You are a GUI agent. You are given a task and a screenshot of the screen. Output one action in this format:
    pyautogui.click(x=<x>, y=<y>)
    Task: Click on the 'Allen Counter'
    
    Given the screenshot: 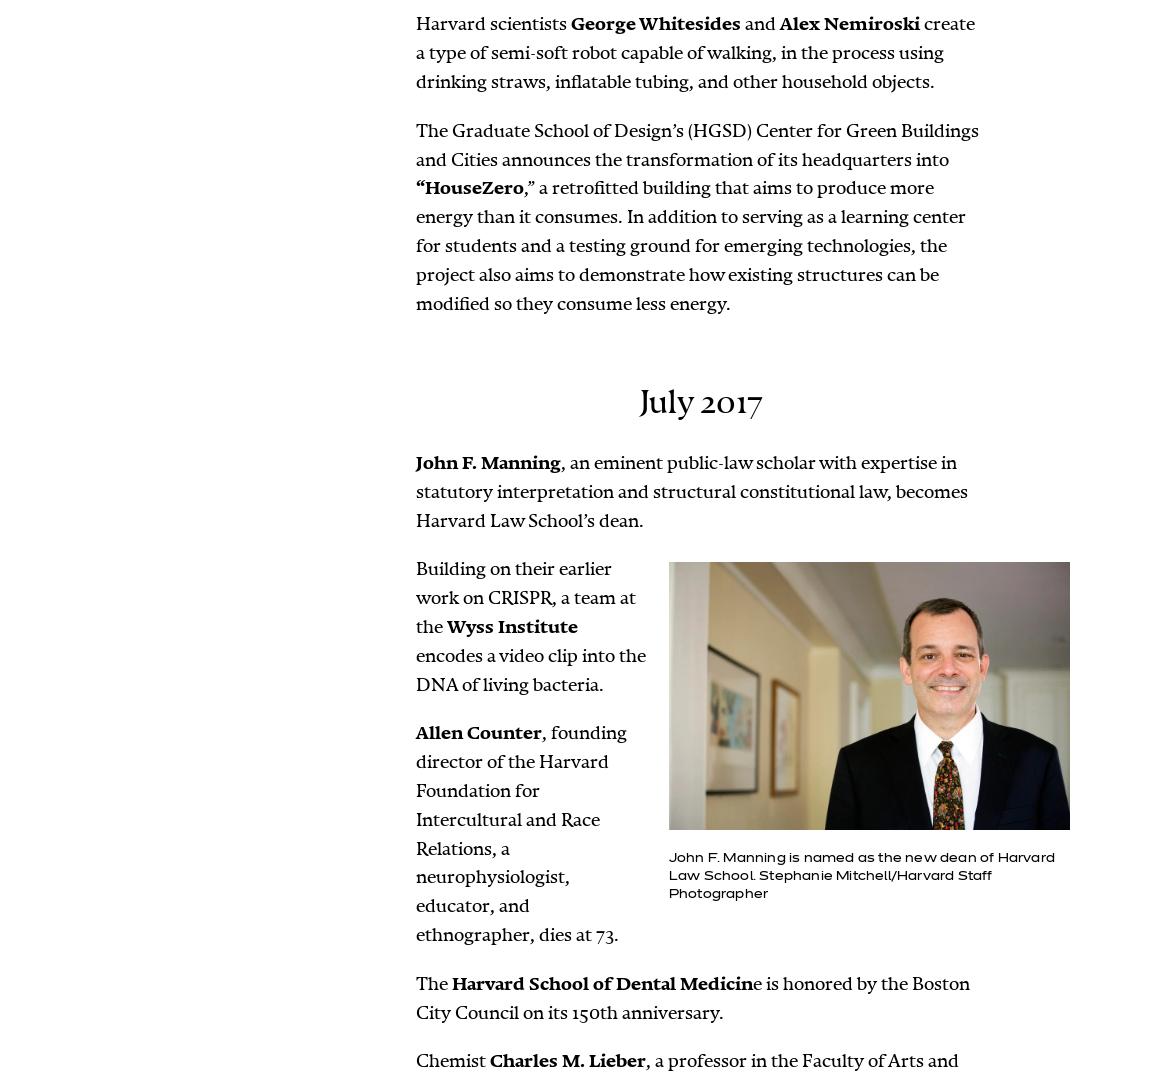 What is the action you would take?
    pyautogui.click(x=415, y=733)
    